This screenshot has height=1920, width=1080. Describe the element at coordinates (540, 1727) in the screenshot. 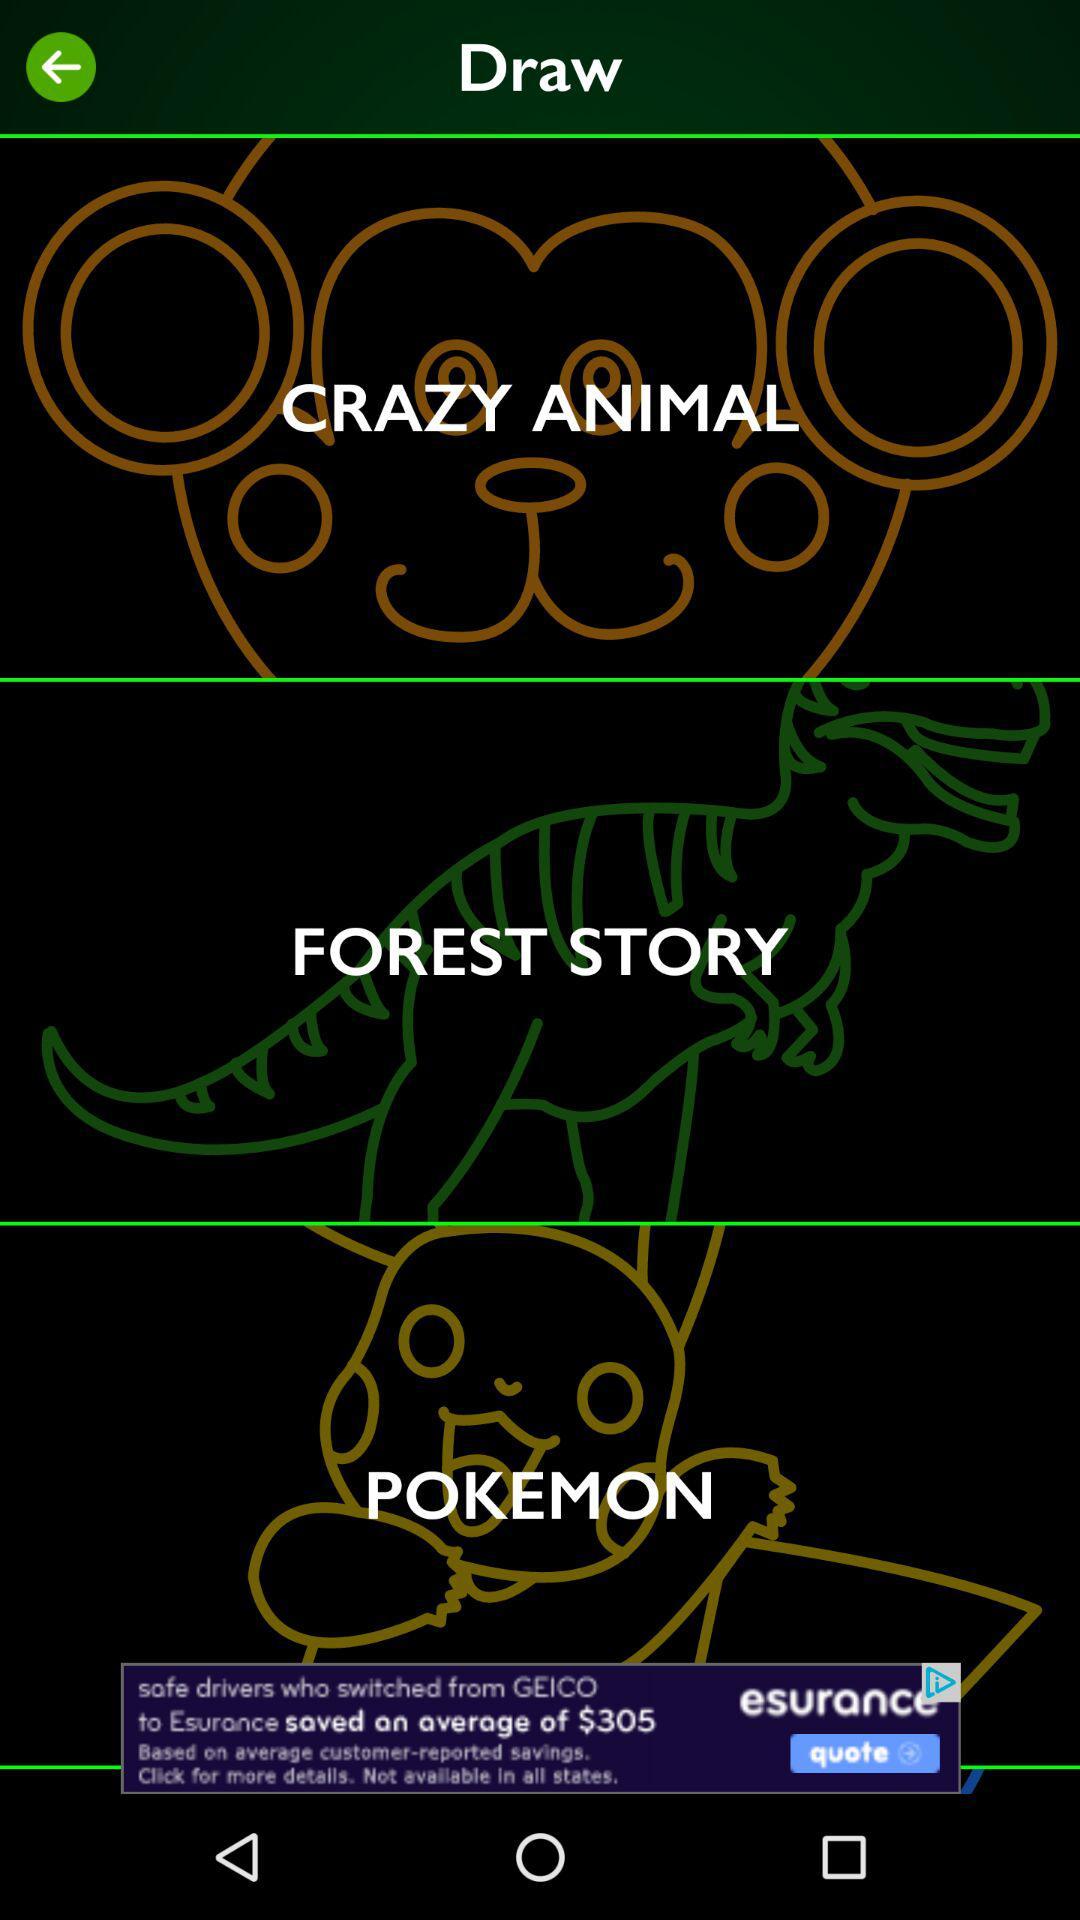

I see `advertisement in the bottom` at that location.